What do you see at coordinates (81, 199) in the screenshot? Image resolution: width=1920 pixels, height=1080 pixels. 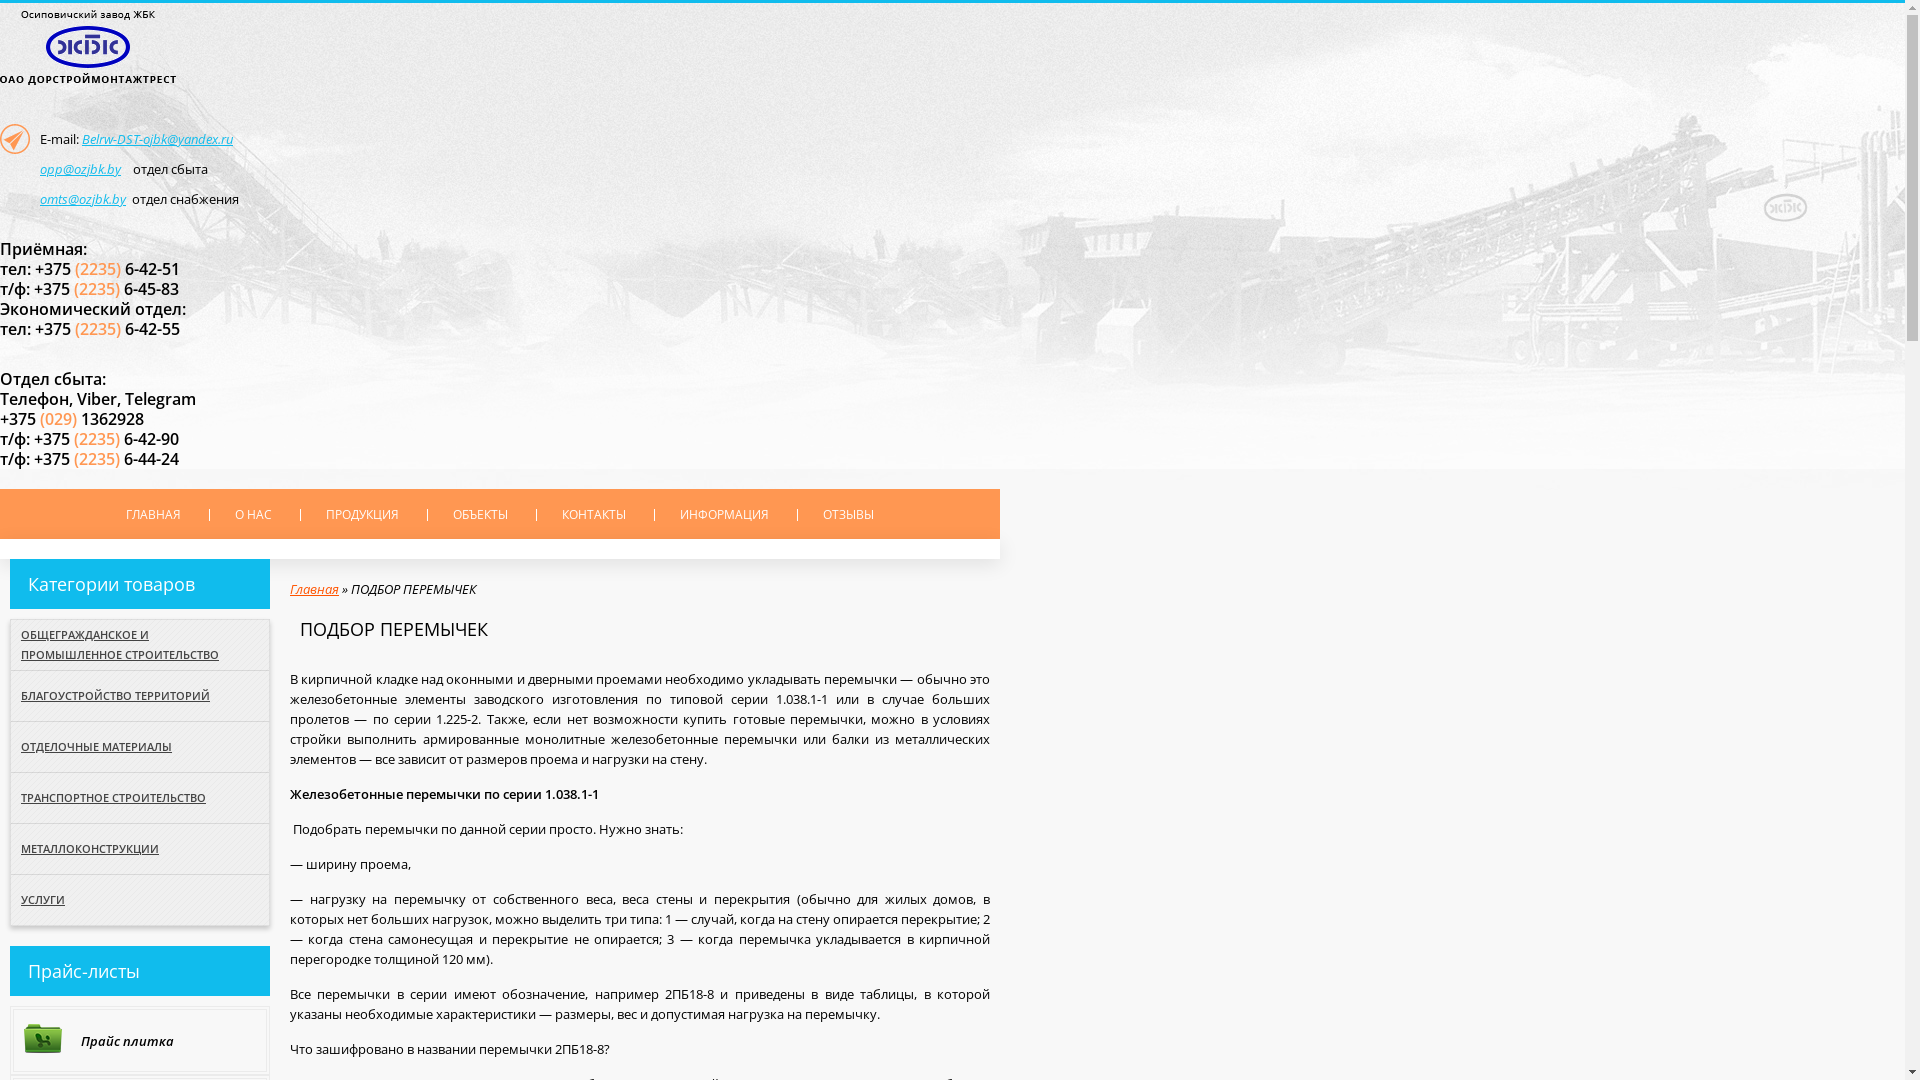 I see `'omts@ozjbk.by'` at bounding box center [81, 199].